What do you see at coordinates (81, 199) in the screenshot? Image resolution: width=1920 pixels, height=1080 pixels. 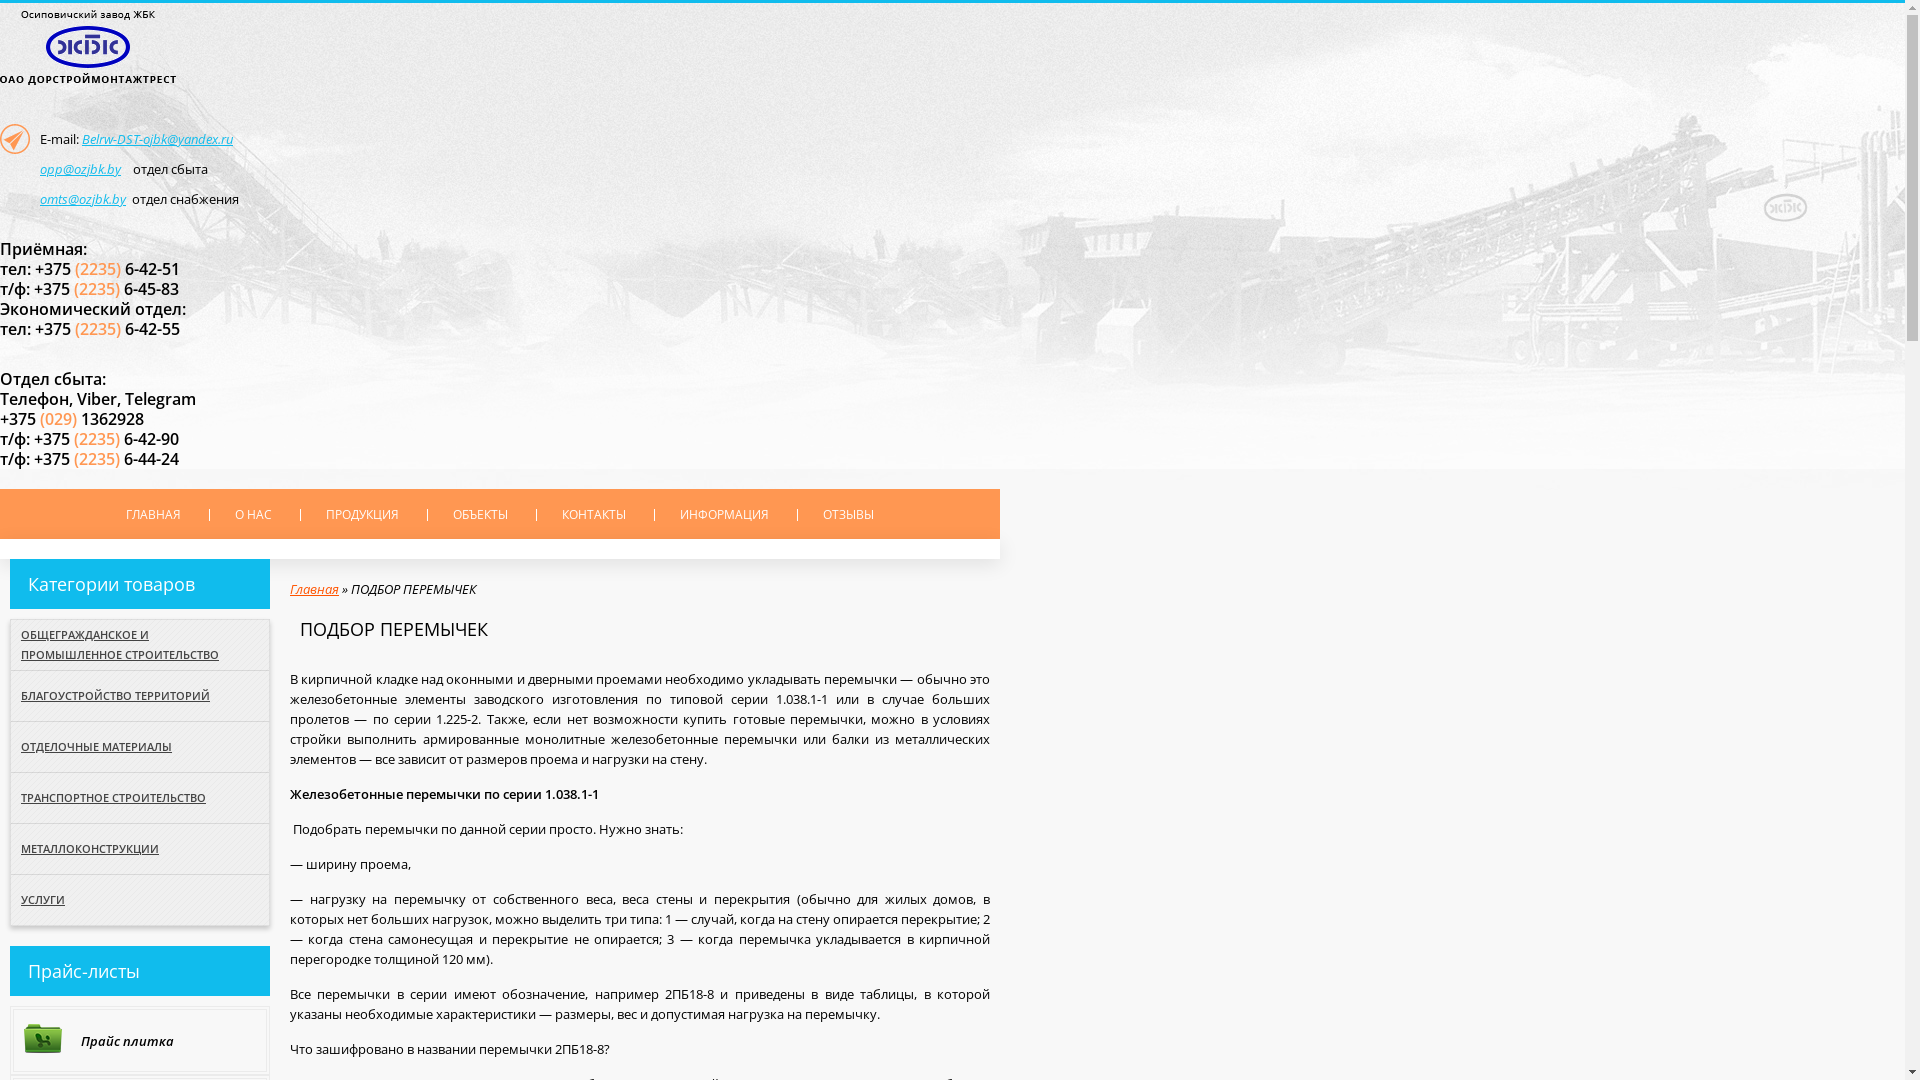 I see `'omts@ozjbk.by'` at bounding box center [81, 199].